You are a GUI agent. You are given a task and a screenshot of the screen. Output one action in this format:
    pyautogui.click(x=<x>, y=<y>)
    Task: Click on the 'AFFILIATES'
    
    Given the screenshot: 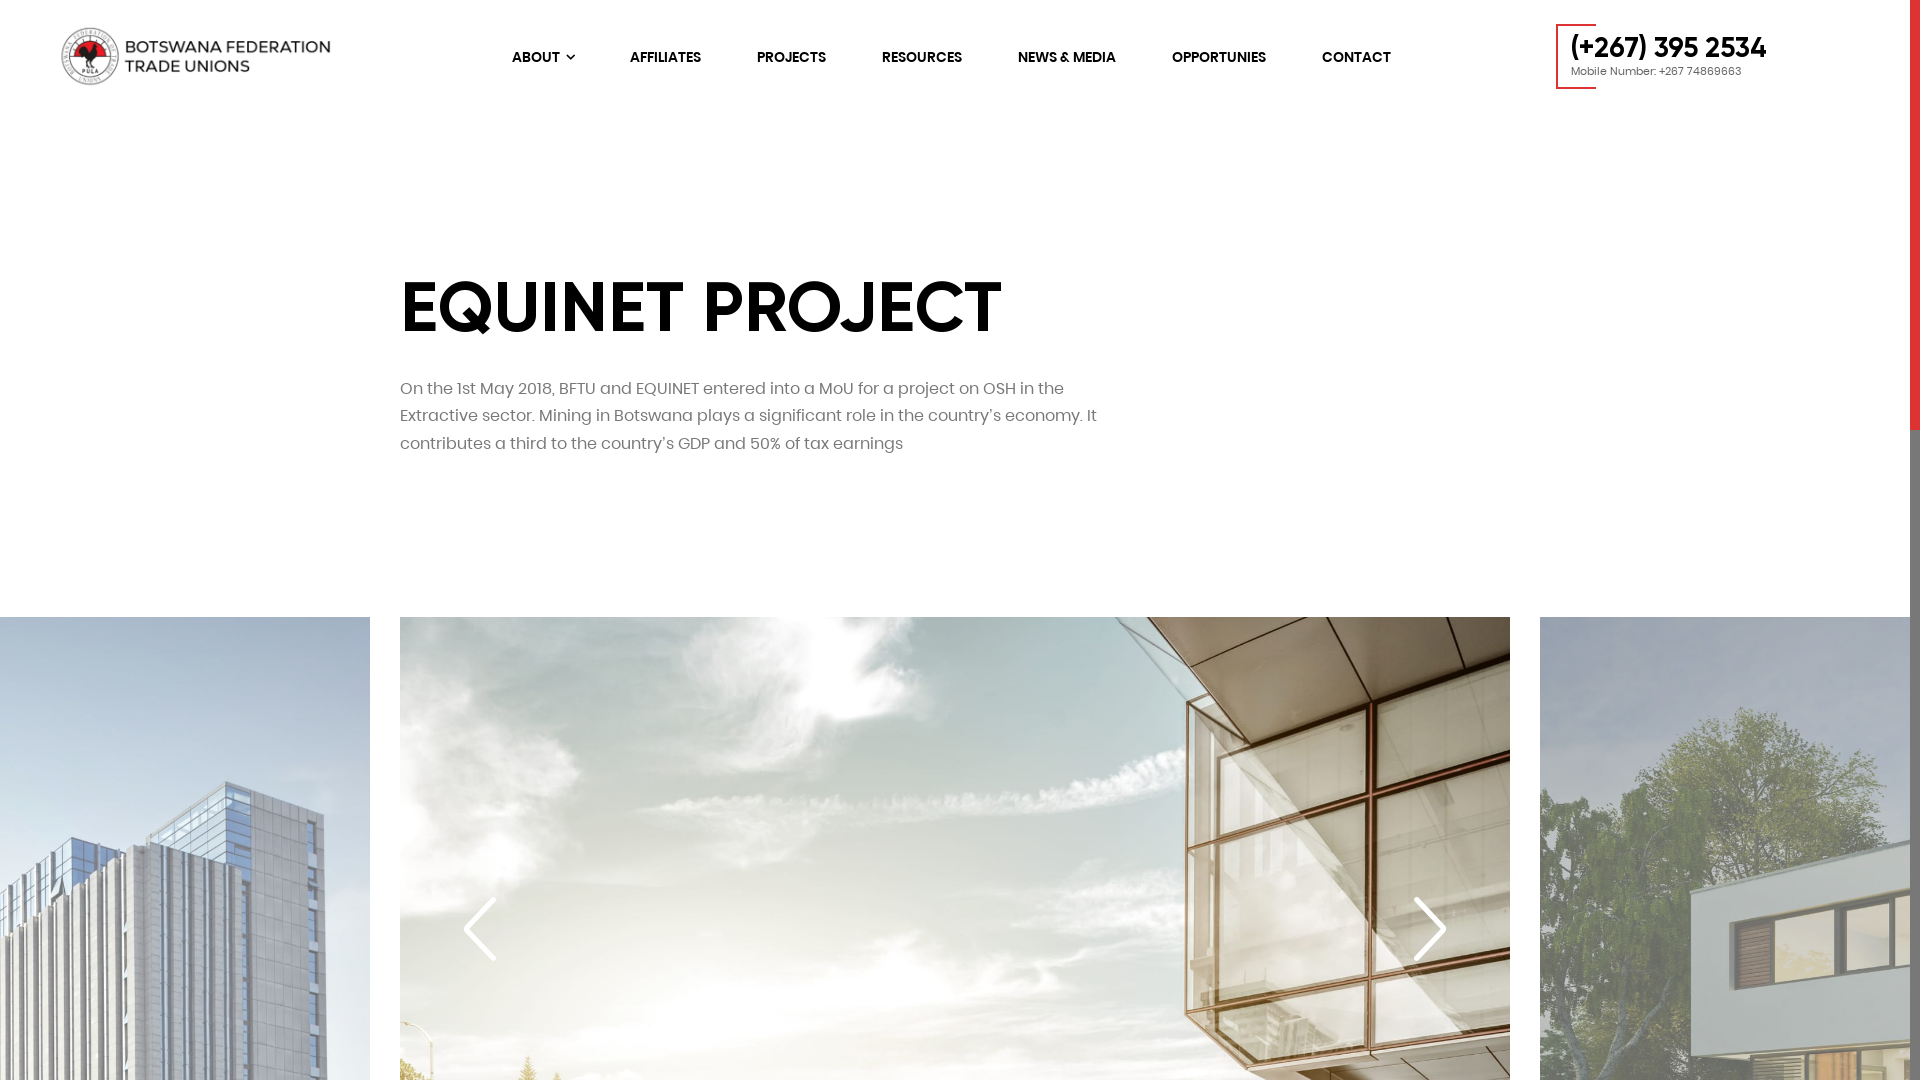 What is the action you would take?
    pyautogui.click(x=665, y=56)
    